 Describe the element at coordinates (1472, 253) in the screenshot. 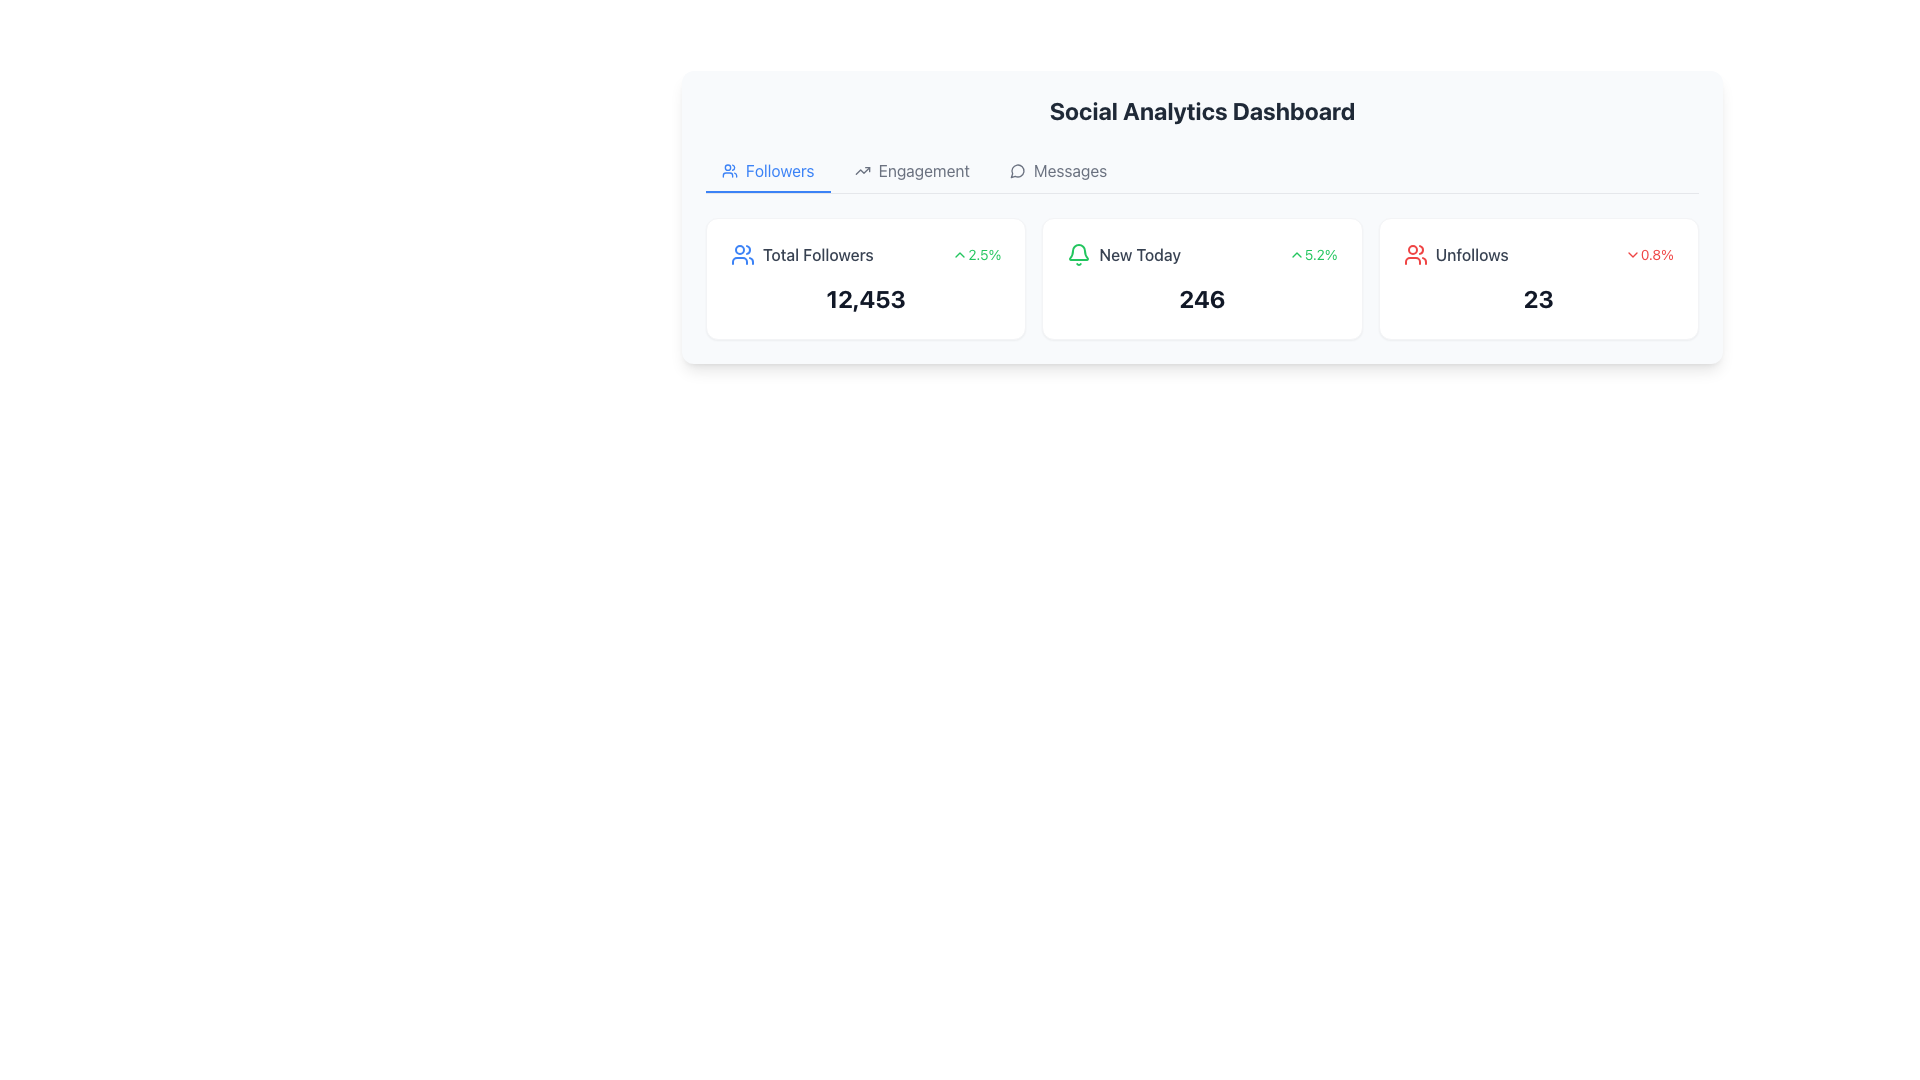

I see `the text label displaying 'Unfollows', which is styled in medium gray sans-serif font and positioned to the right of other statistical figures` at that location.